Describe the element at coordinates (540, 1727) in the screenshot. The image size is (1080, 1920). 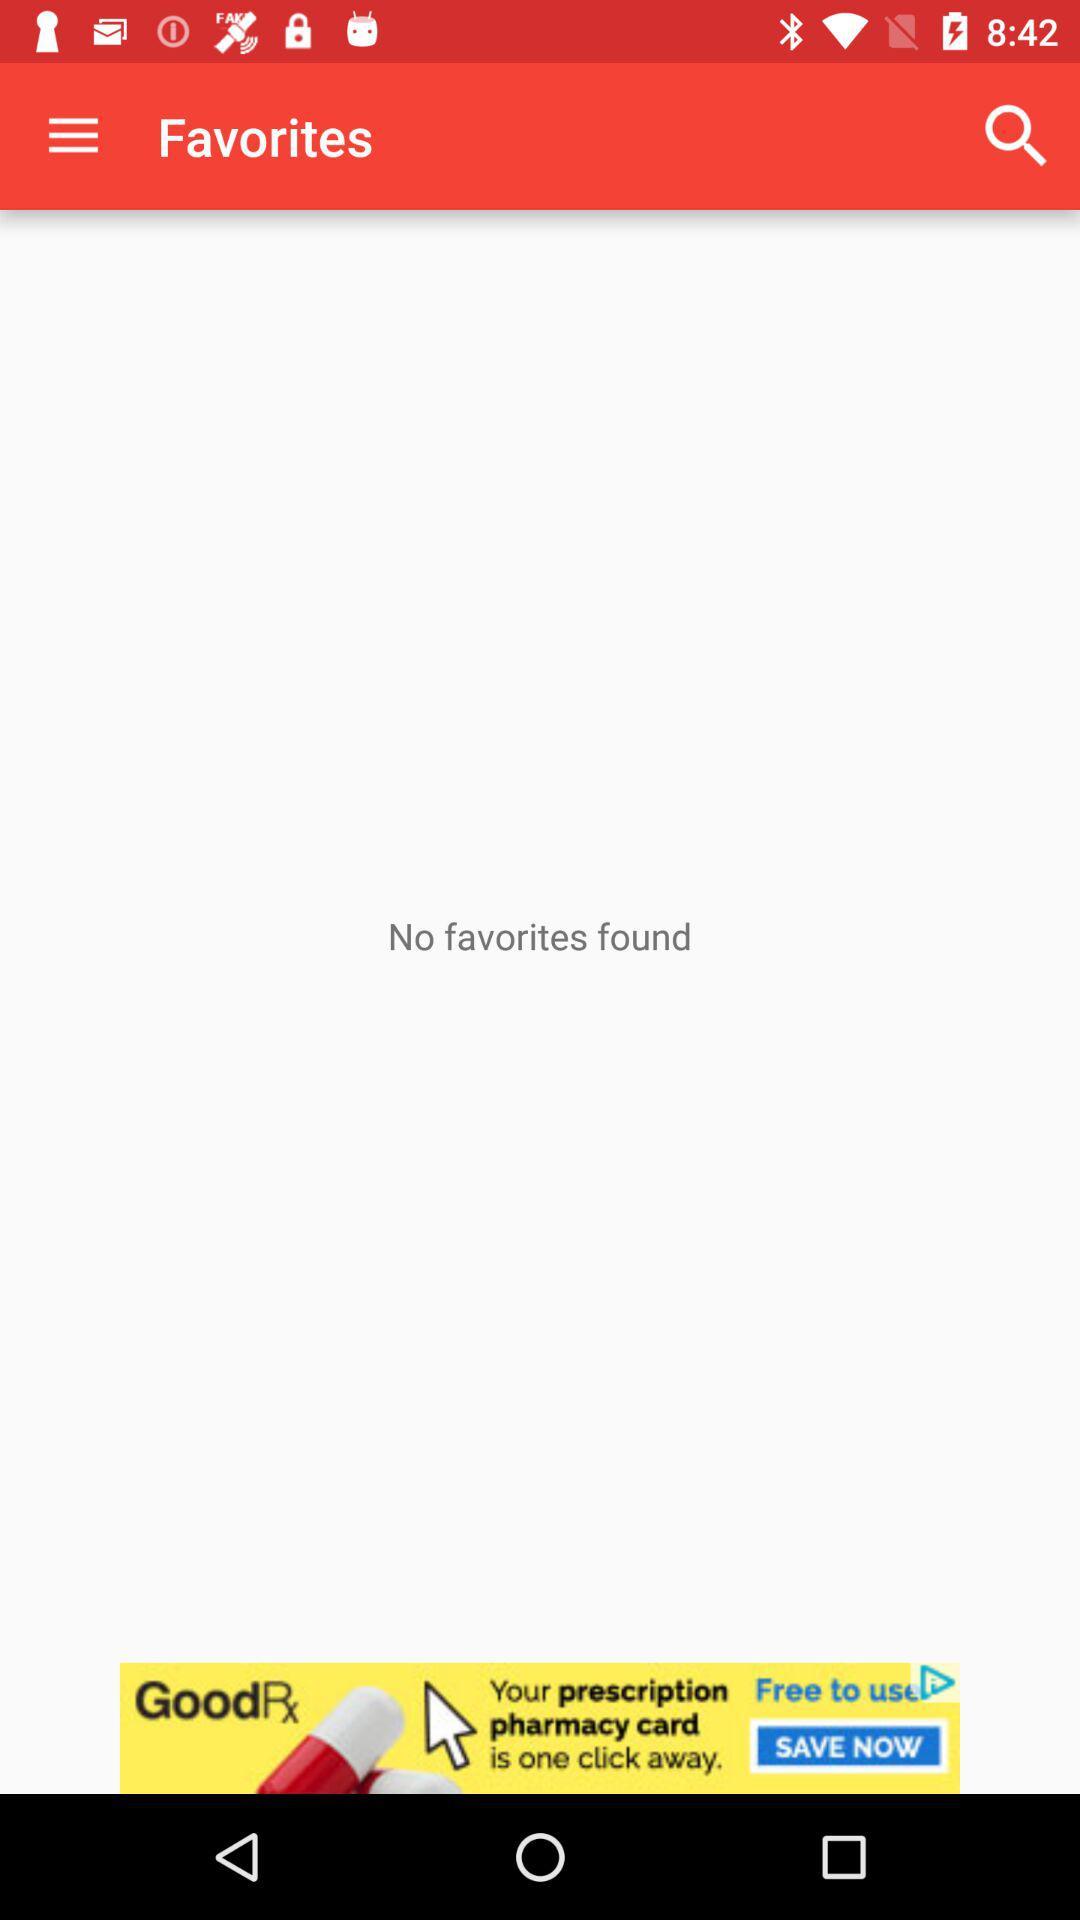
I see `another site` at that location.